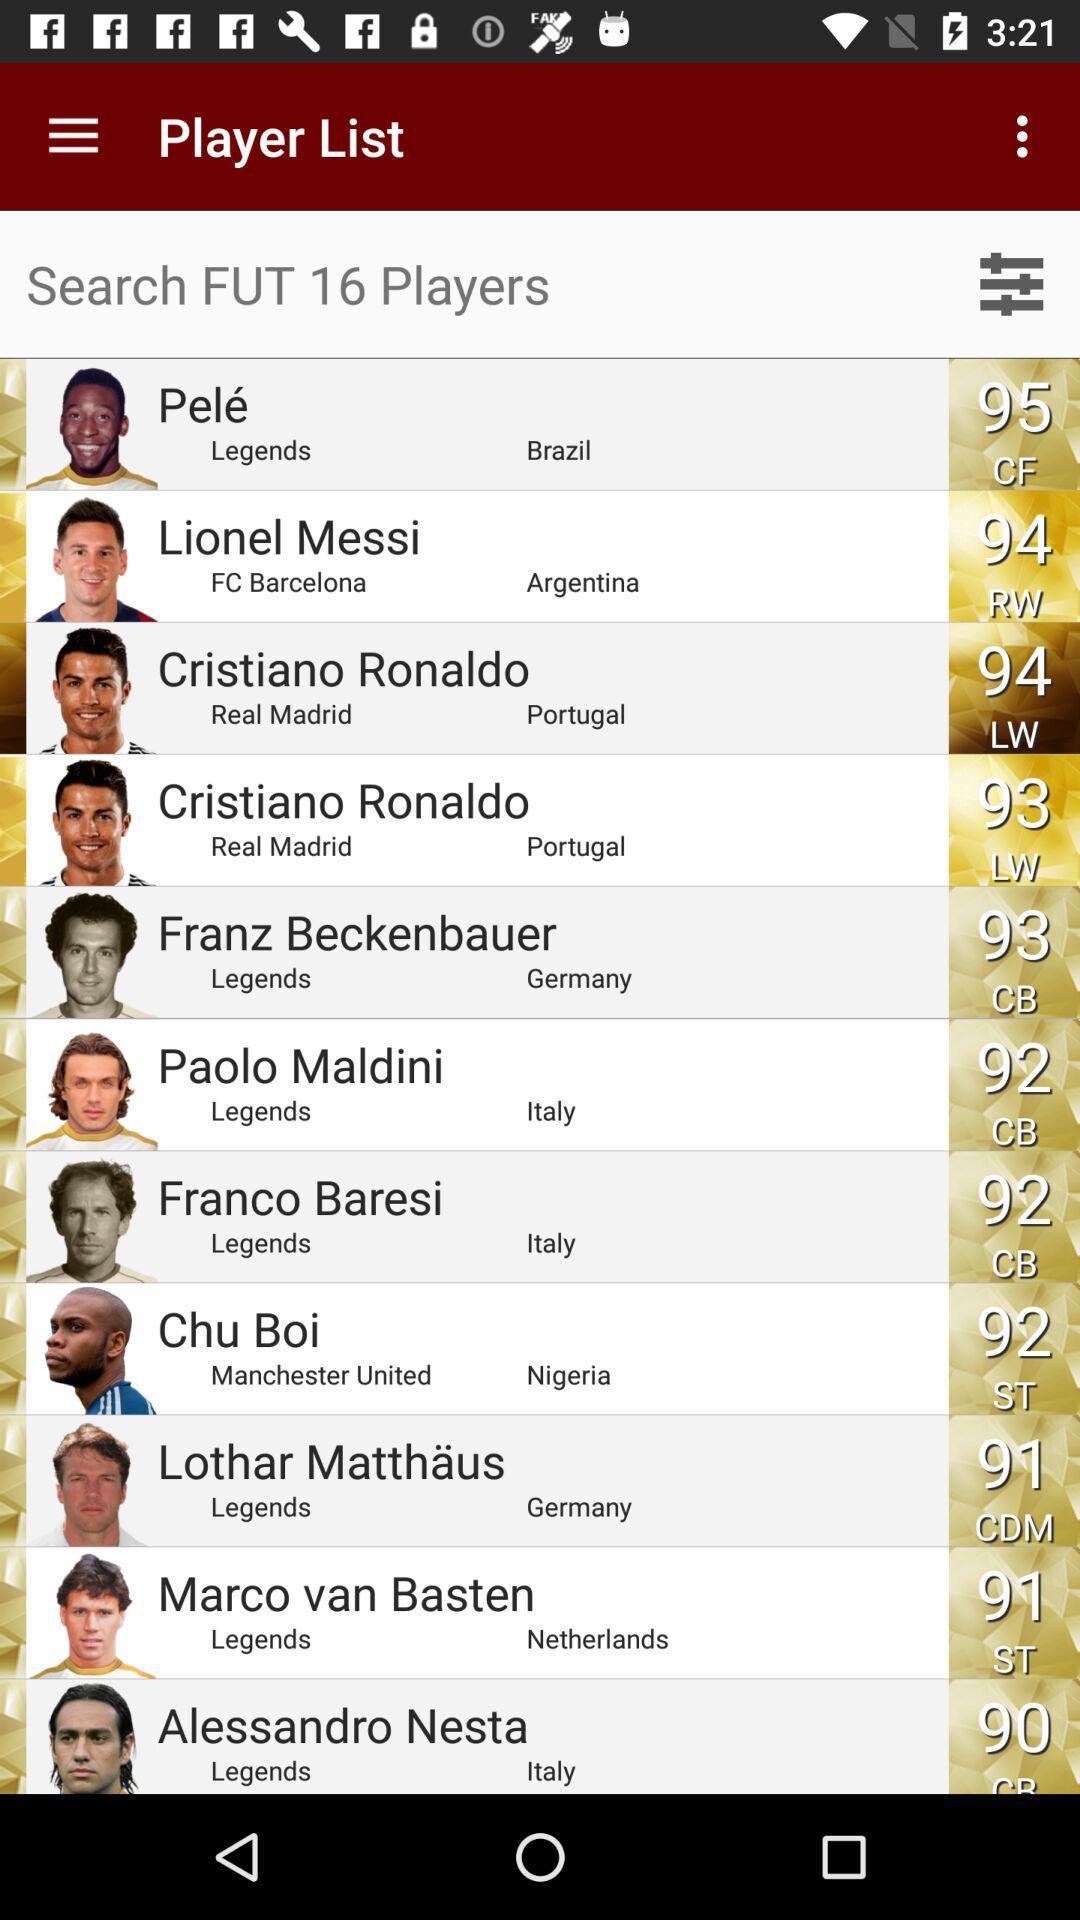 The image size is (1080, 1920). What do you see at coordinates (1011, 283) in the screenshot?
I see `the sliders icon` at bounding box center [1011, 283].